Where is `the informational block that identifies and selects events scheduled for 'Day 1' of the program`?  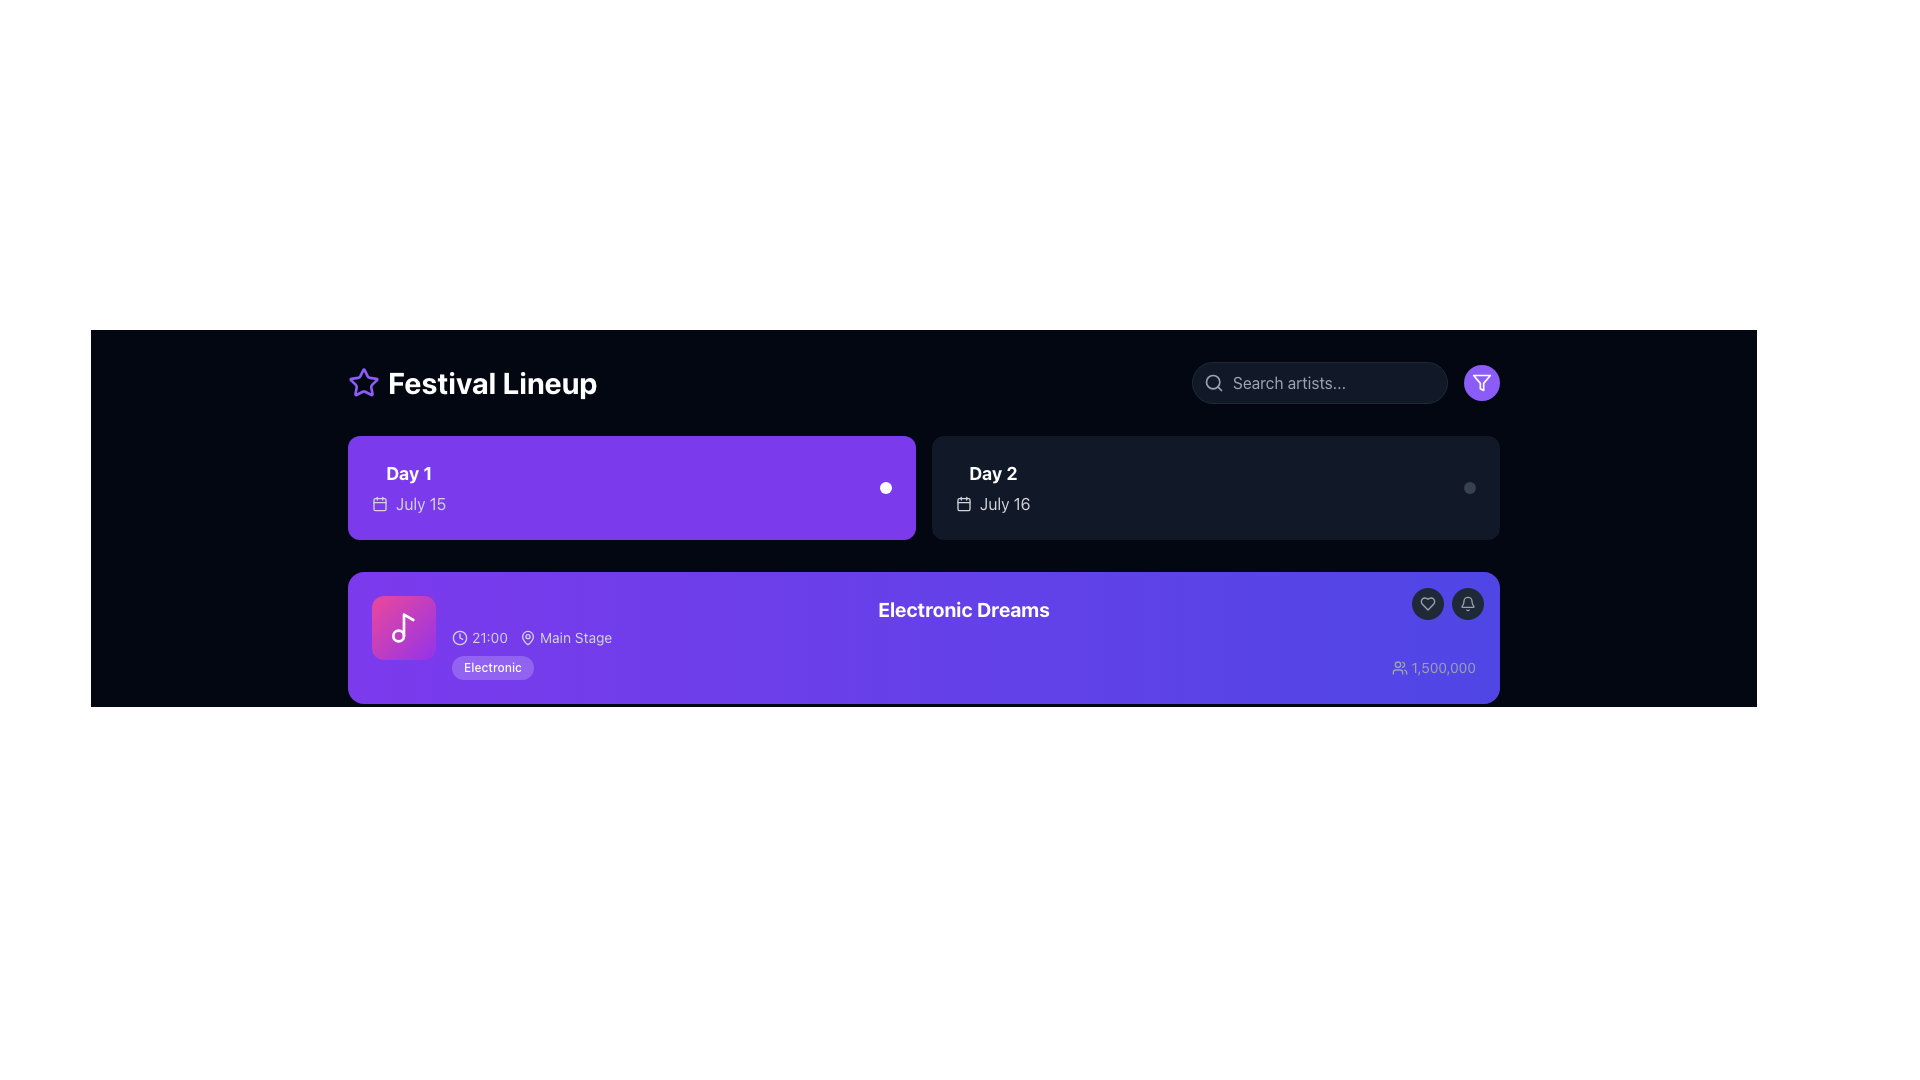
the informational block that identifies and selects events scheduled for 'Day 1' of the program is located at coordinates (408, 488).